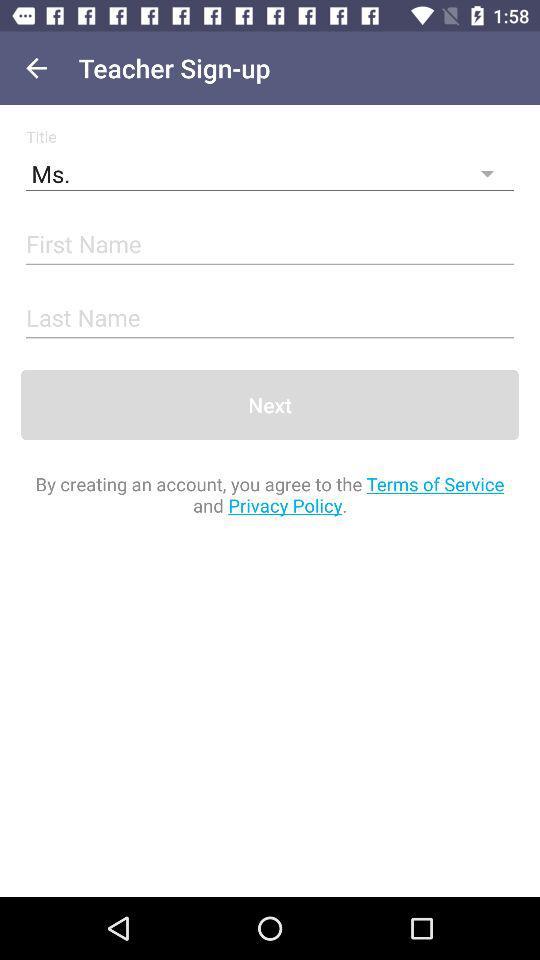 This screenshot has width=540, height=960. I want to click on first name, so click(270, 244).